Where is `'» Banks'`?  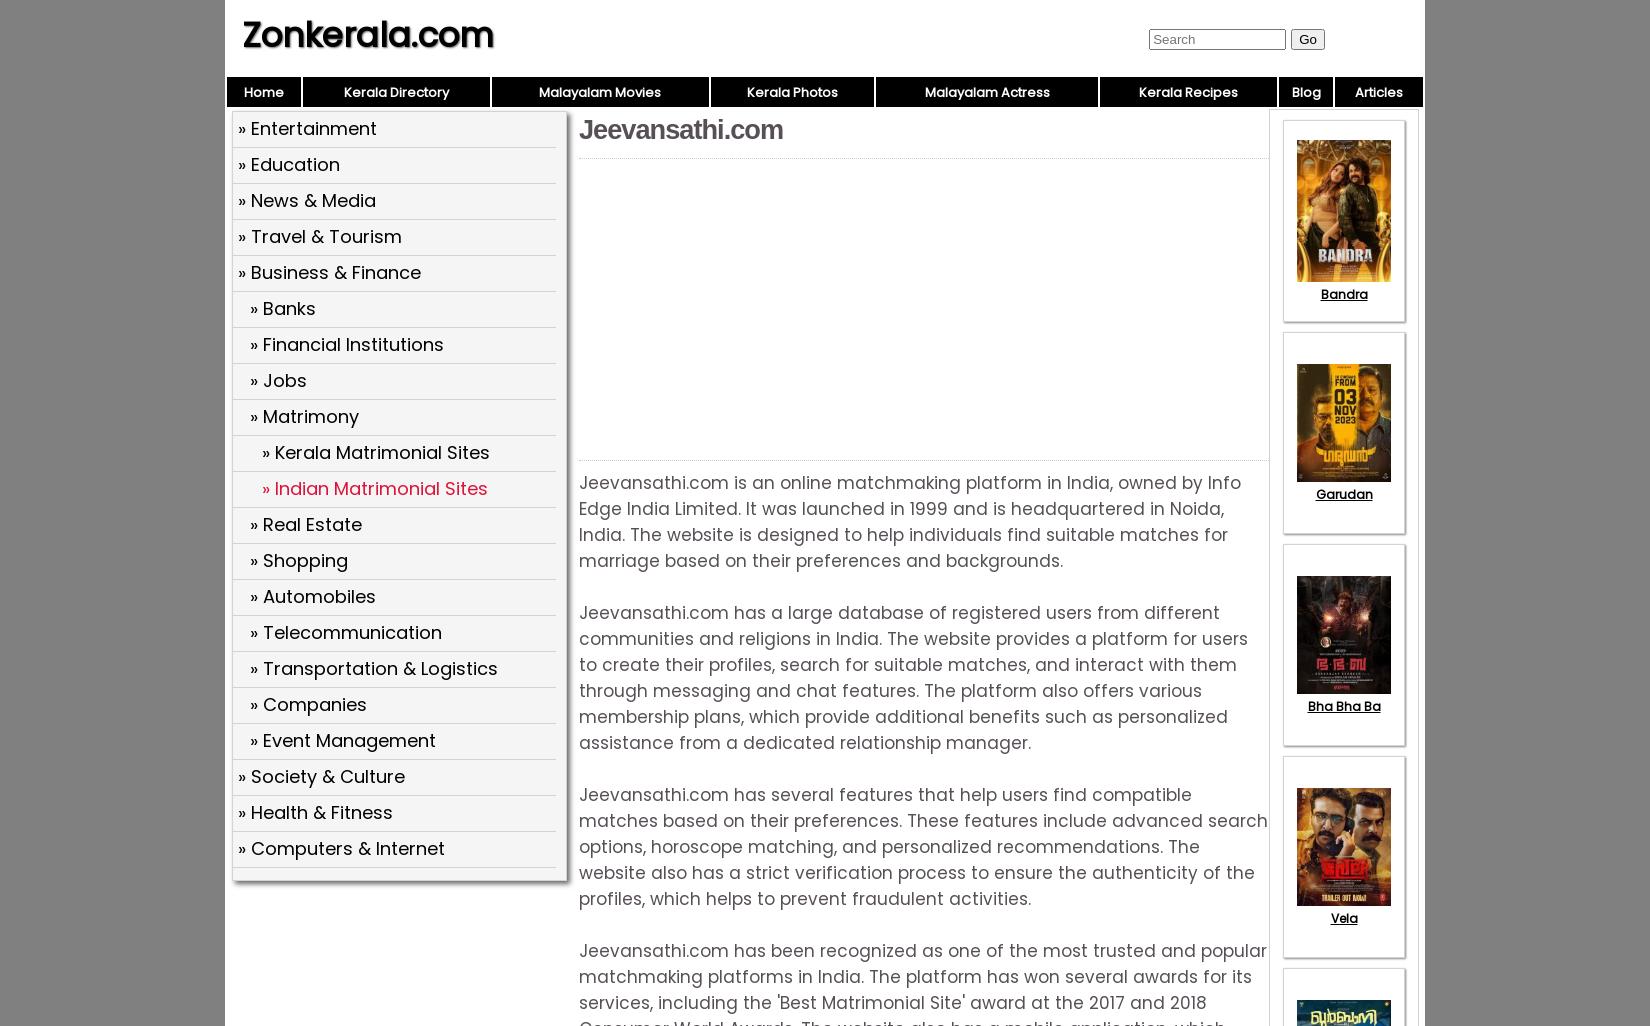
'» Banks' is located at coordinates (282, 308).